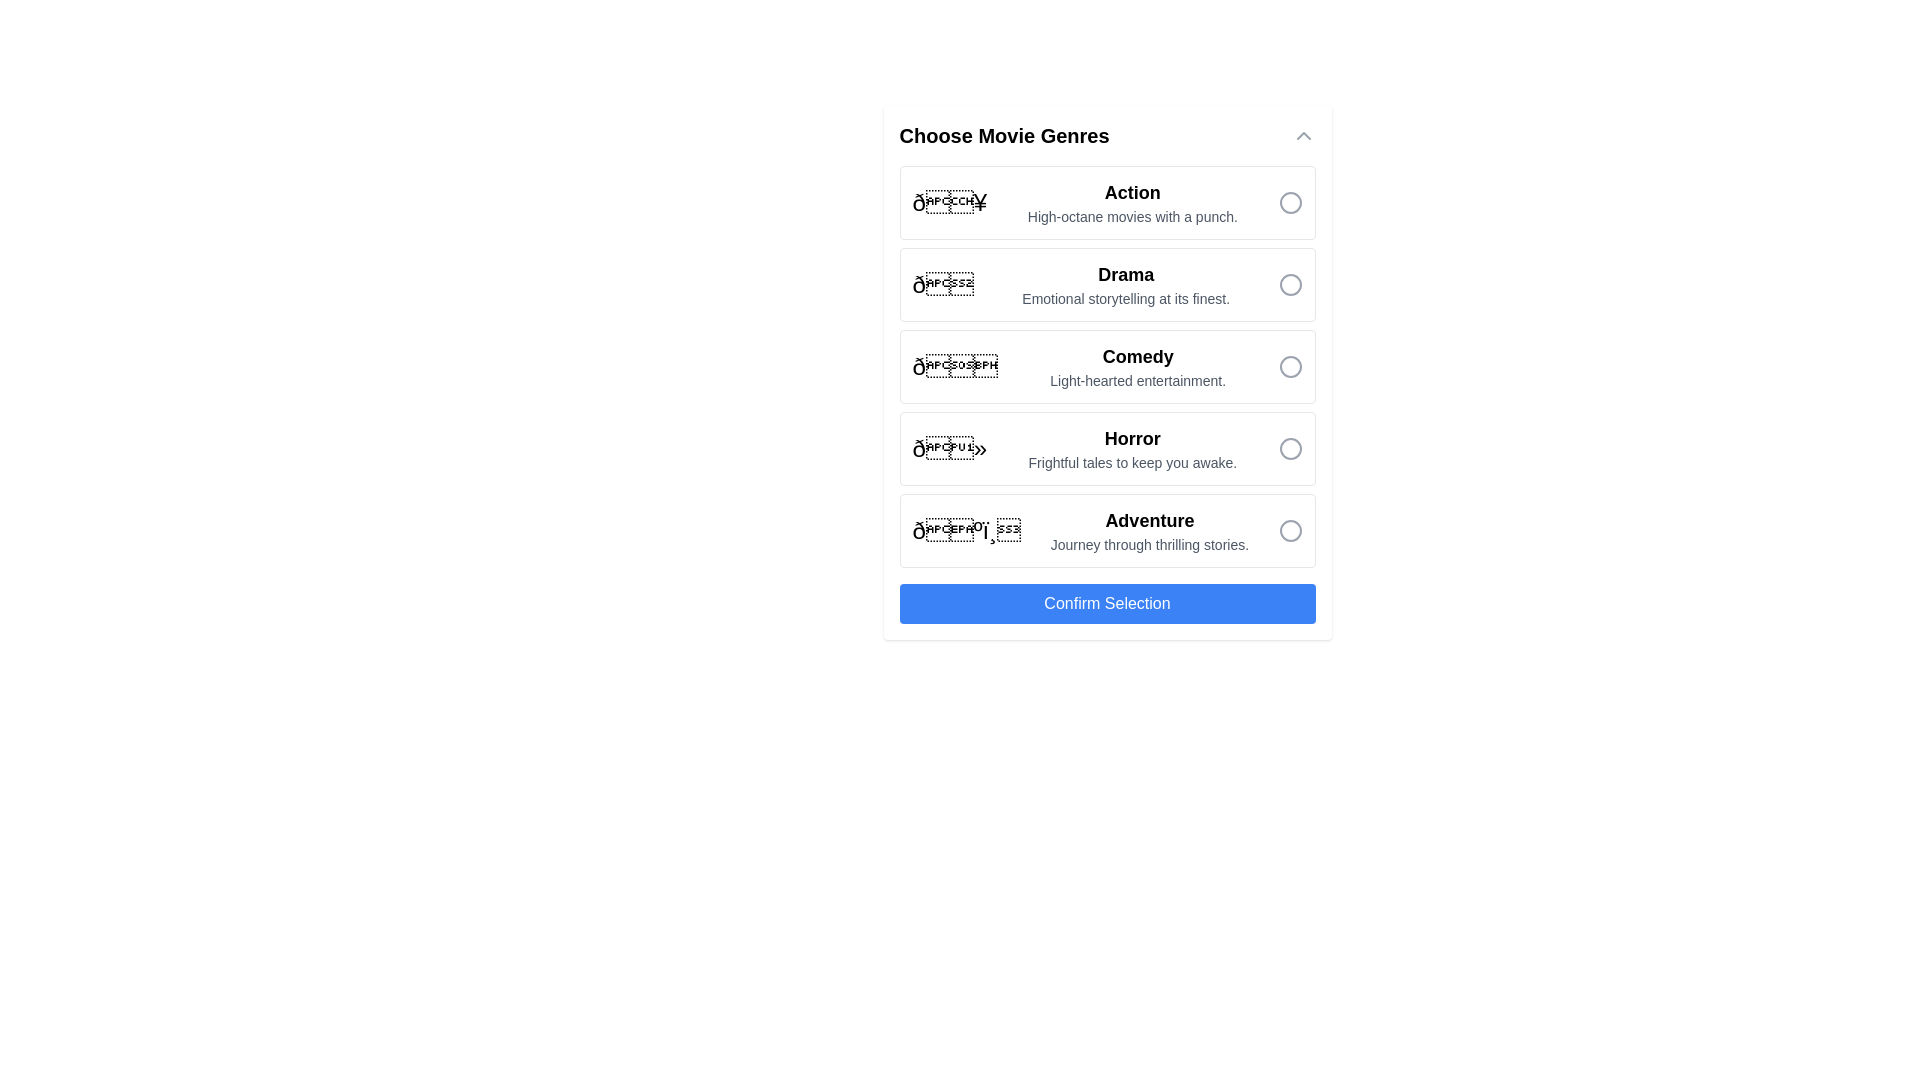 The height and width of the screenshot is (1080, 1920). Describe the element at coordinates (1106, 135) in the screenshot. I see `the Title Header with Interactive Icon to focus it, which serves as a dropdown activator for genre selection` at that location.